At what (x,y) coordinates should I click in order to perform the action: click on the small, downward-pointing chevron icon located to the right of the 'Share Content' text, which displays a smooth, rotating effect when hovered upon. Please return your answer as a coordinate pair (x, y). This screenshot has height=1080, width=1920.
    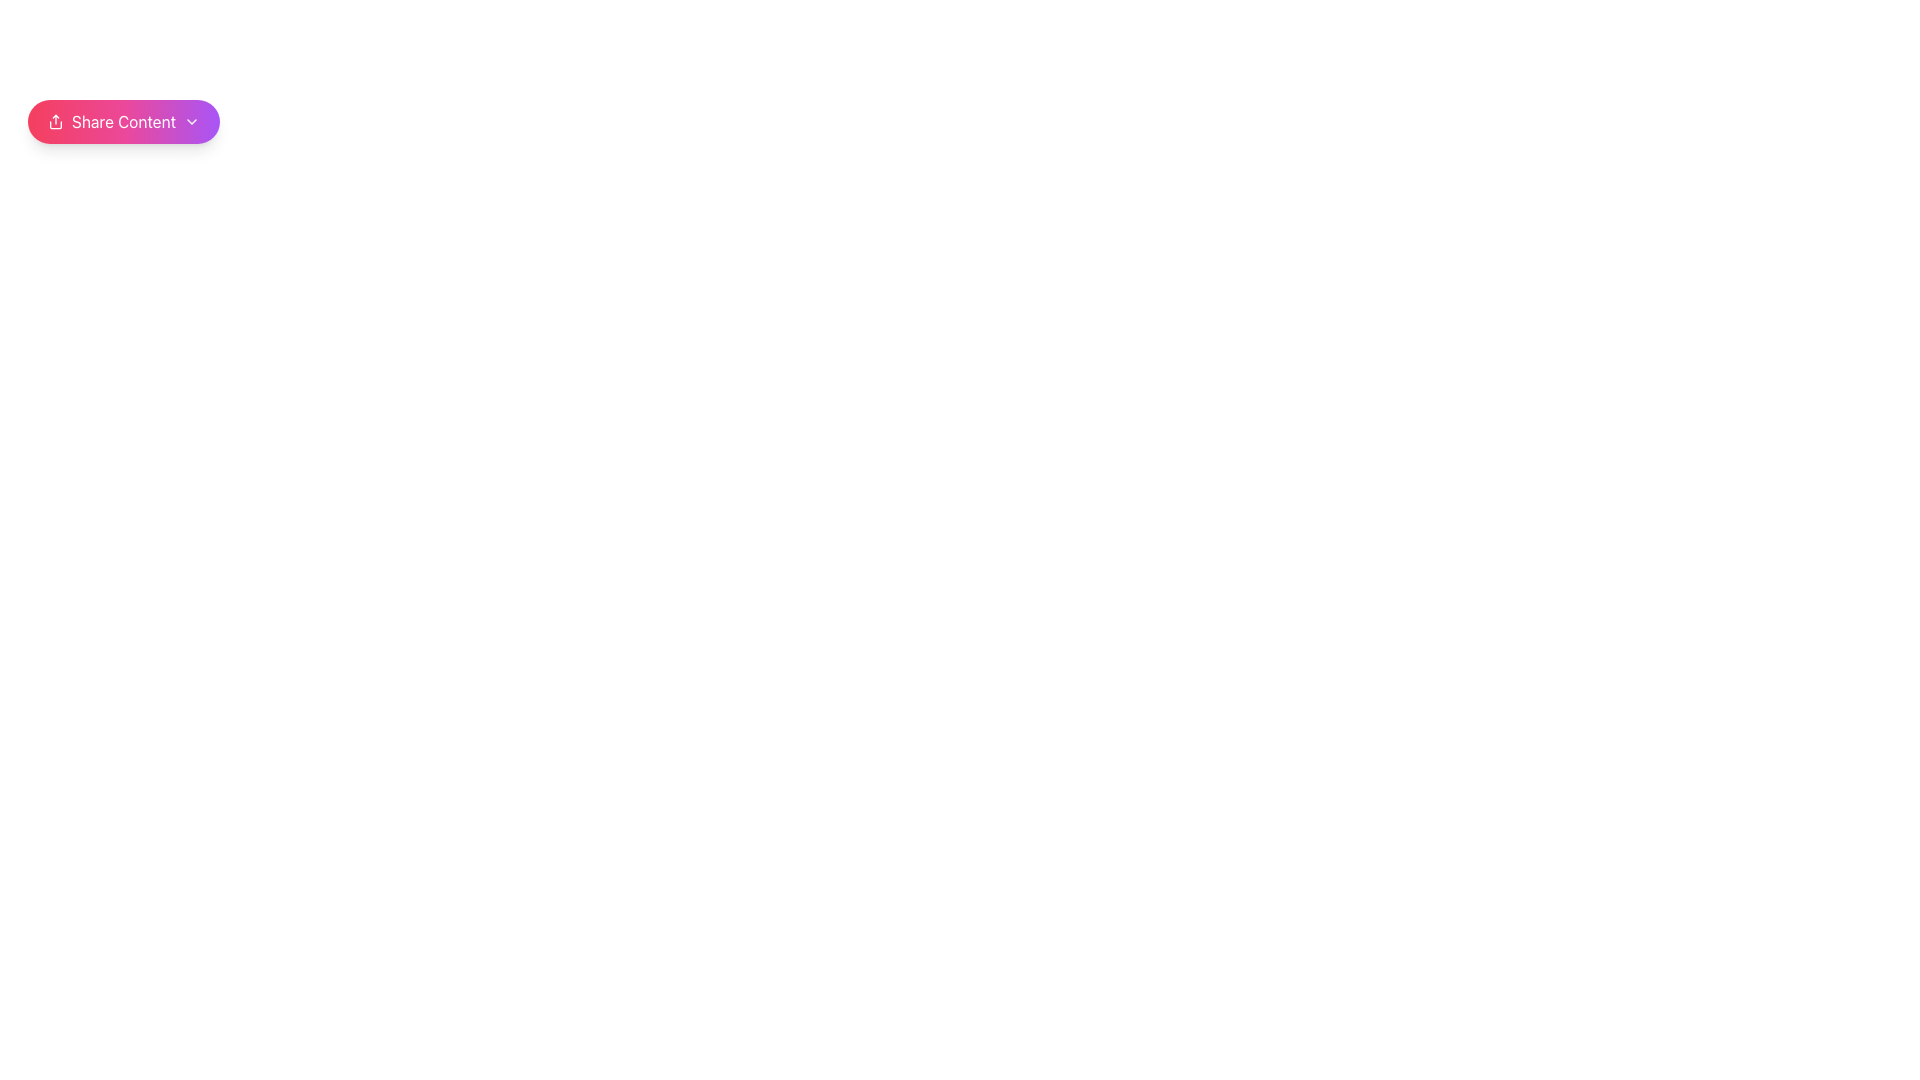
    Looking at the image, I should click on (192, 122).